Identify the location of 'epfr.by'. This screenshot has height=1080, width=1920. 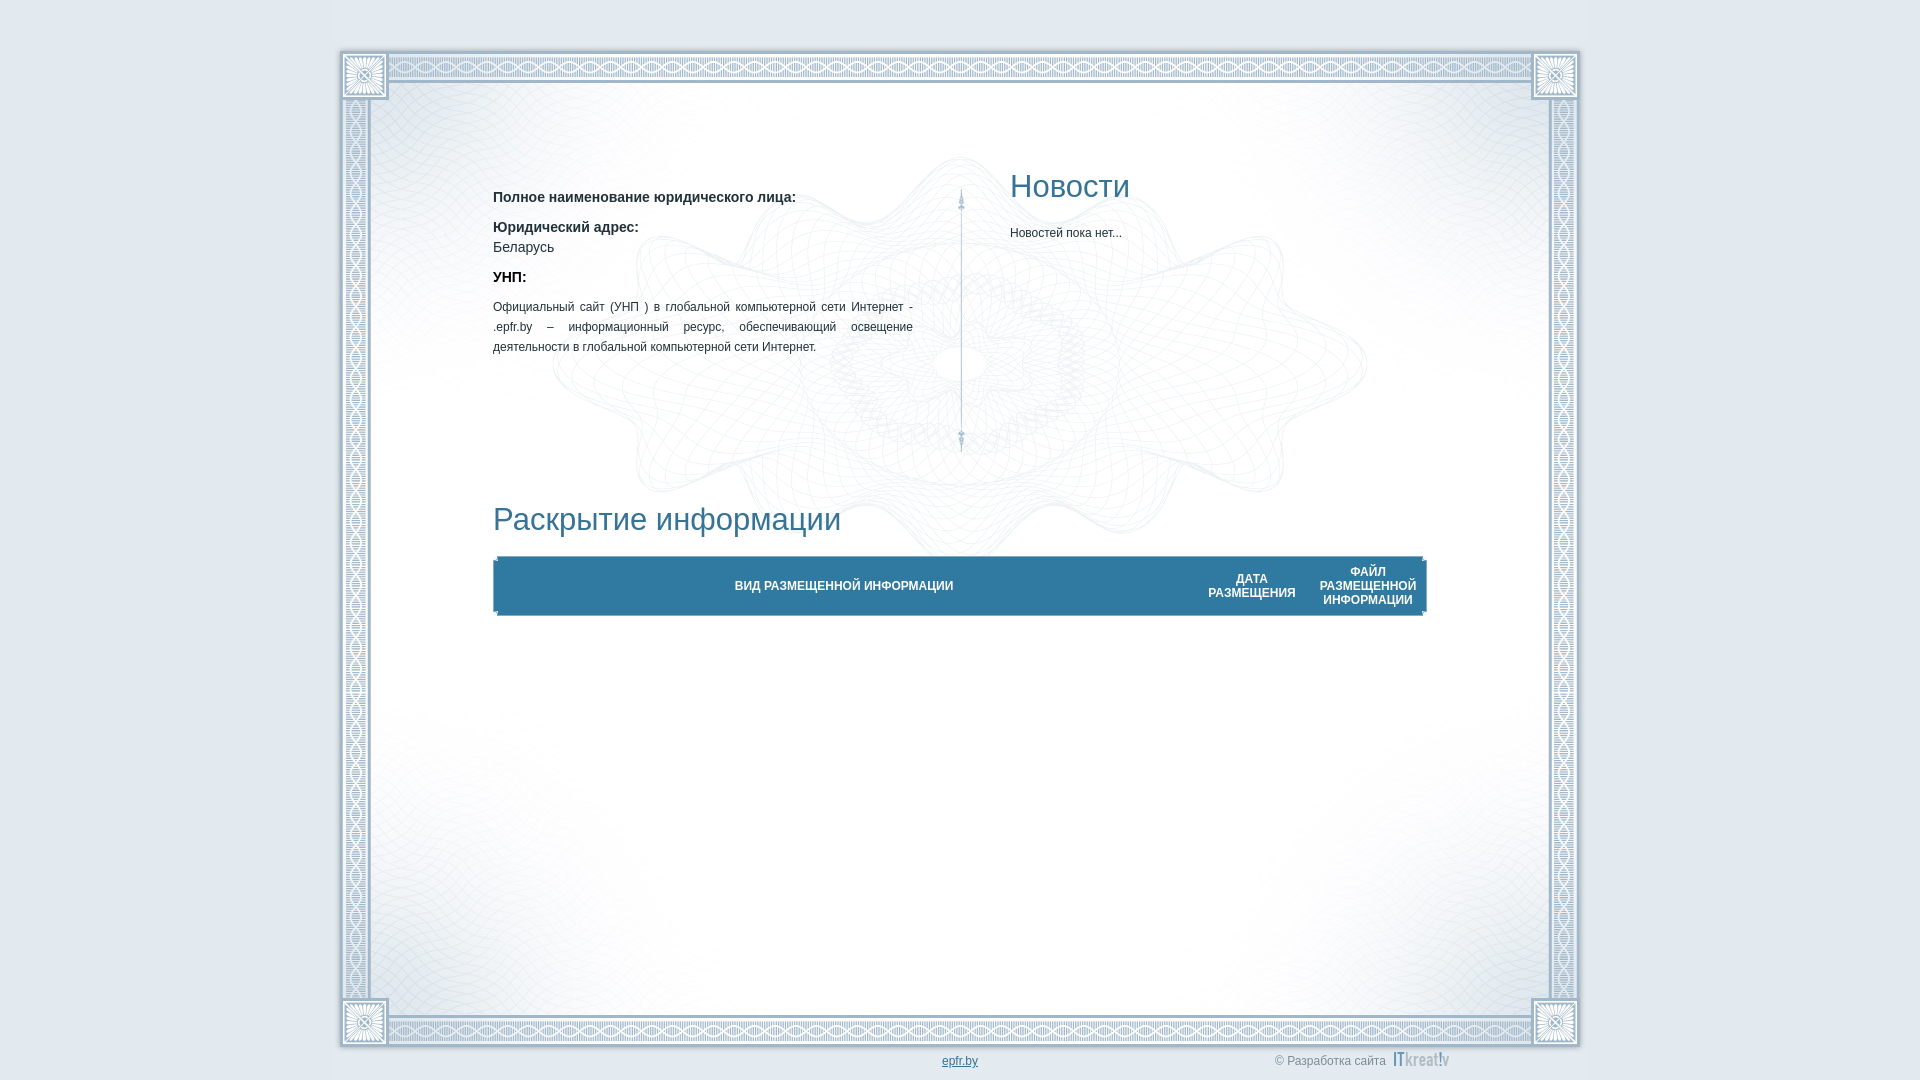
(960, 1059).